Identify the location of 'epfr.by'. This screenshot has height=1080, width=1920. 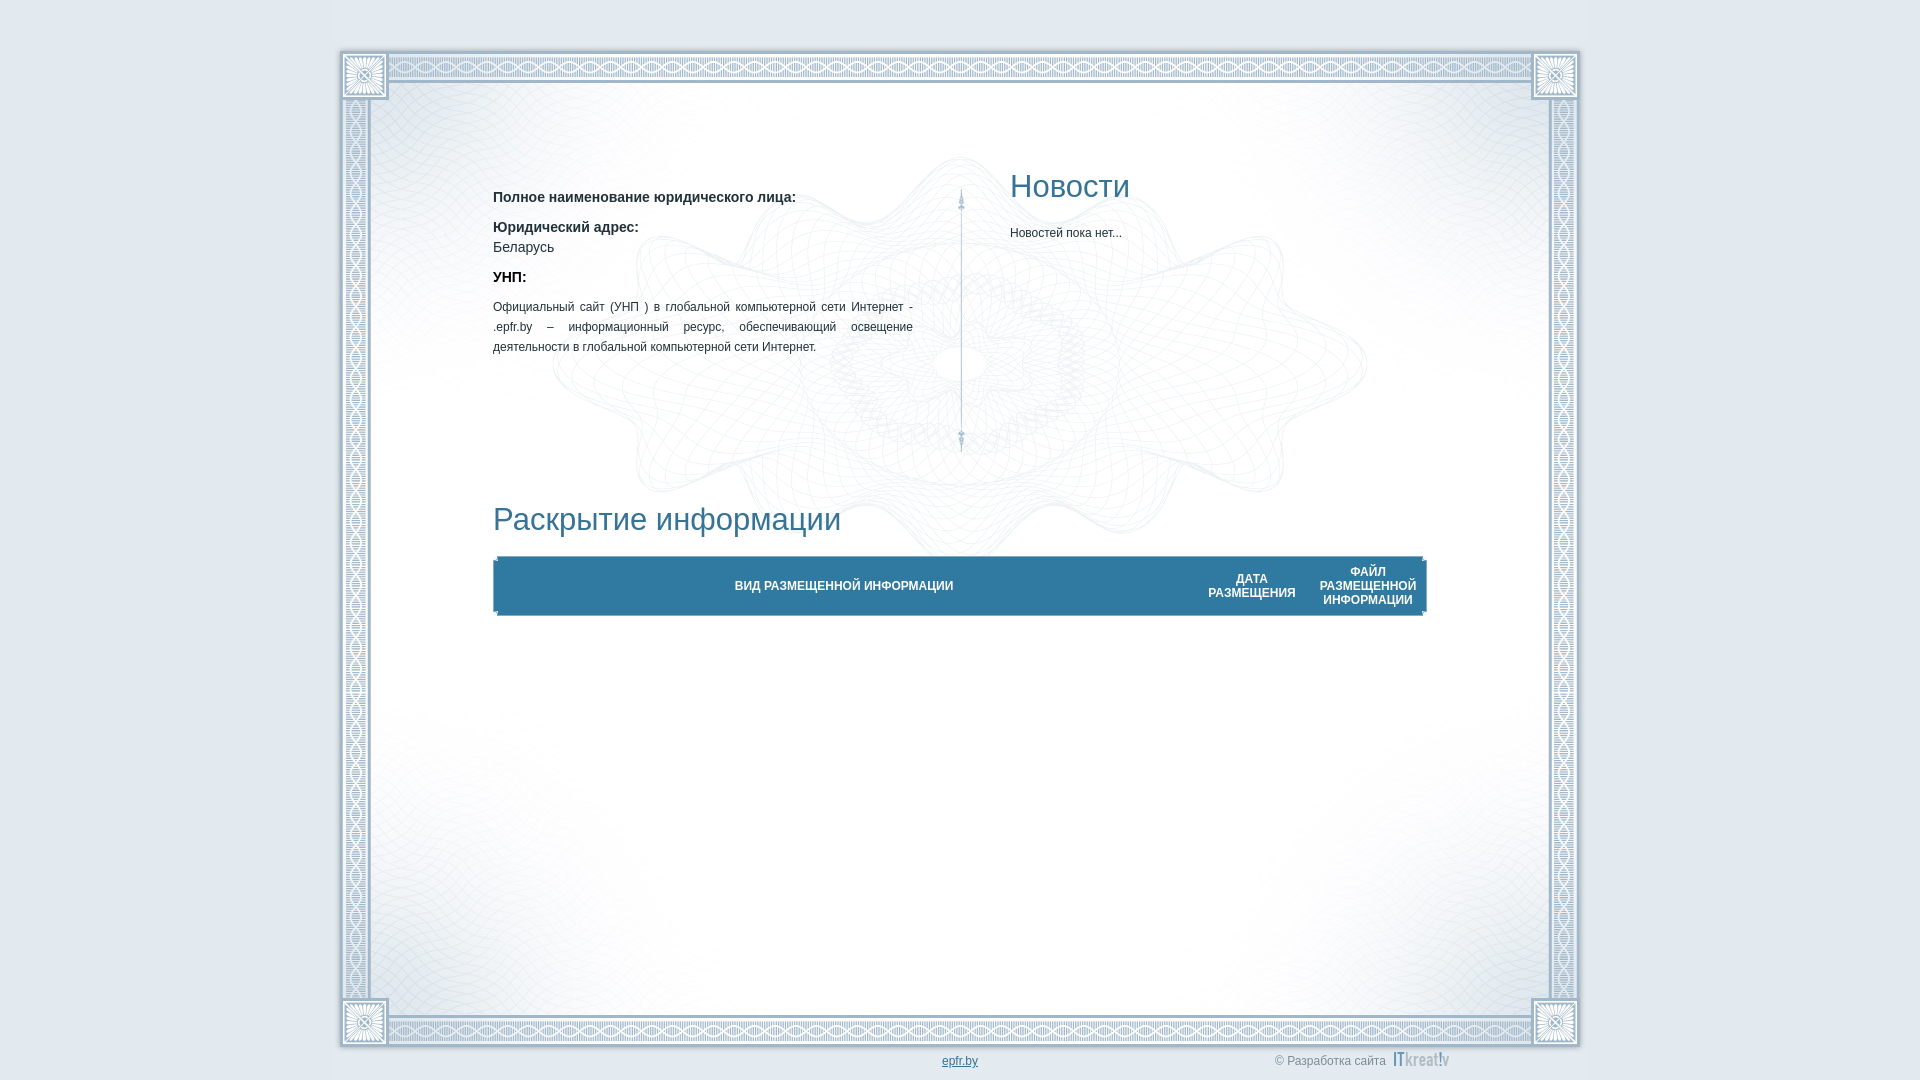
(960, 1059).